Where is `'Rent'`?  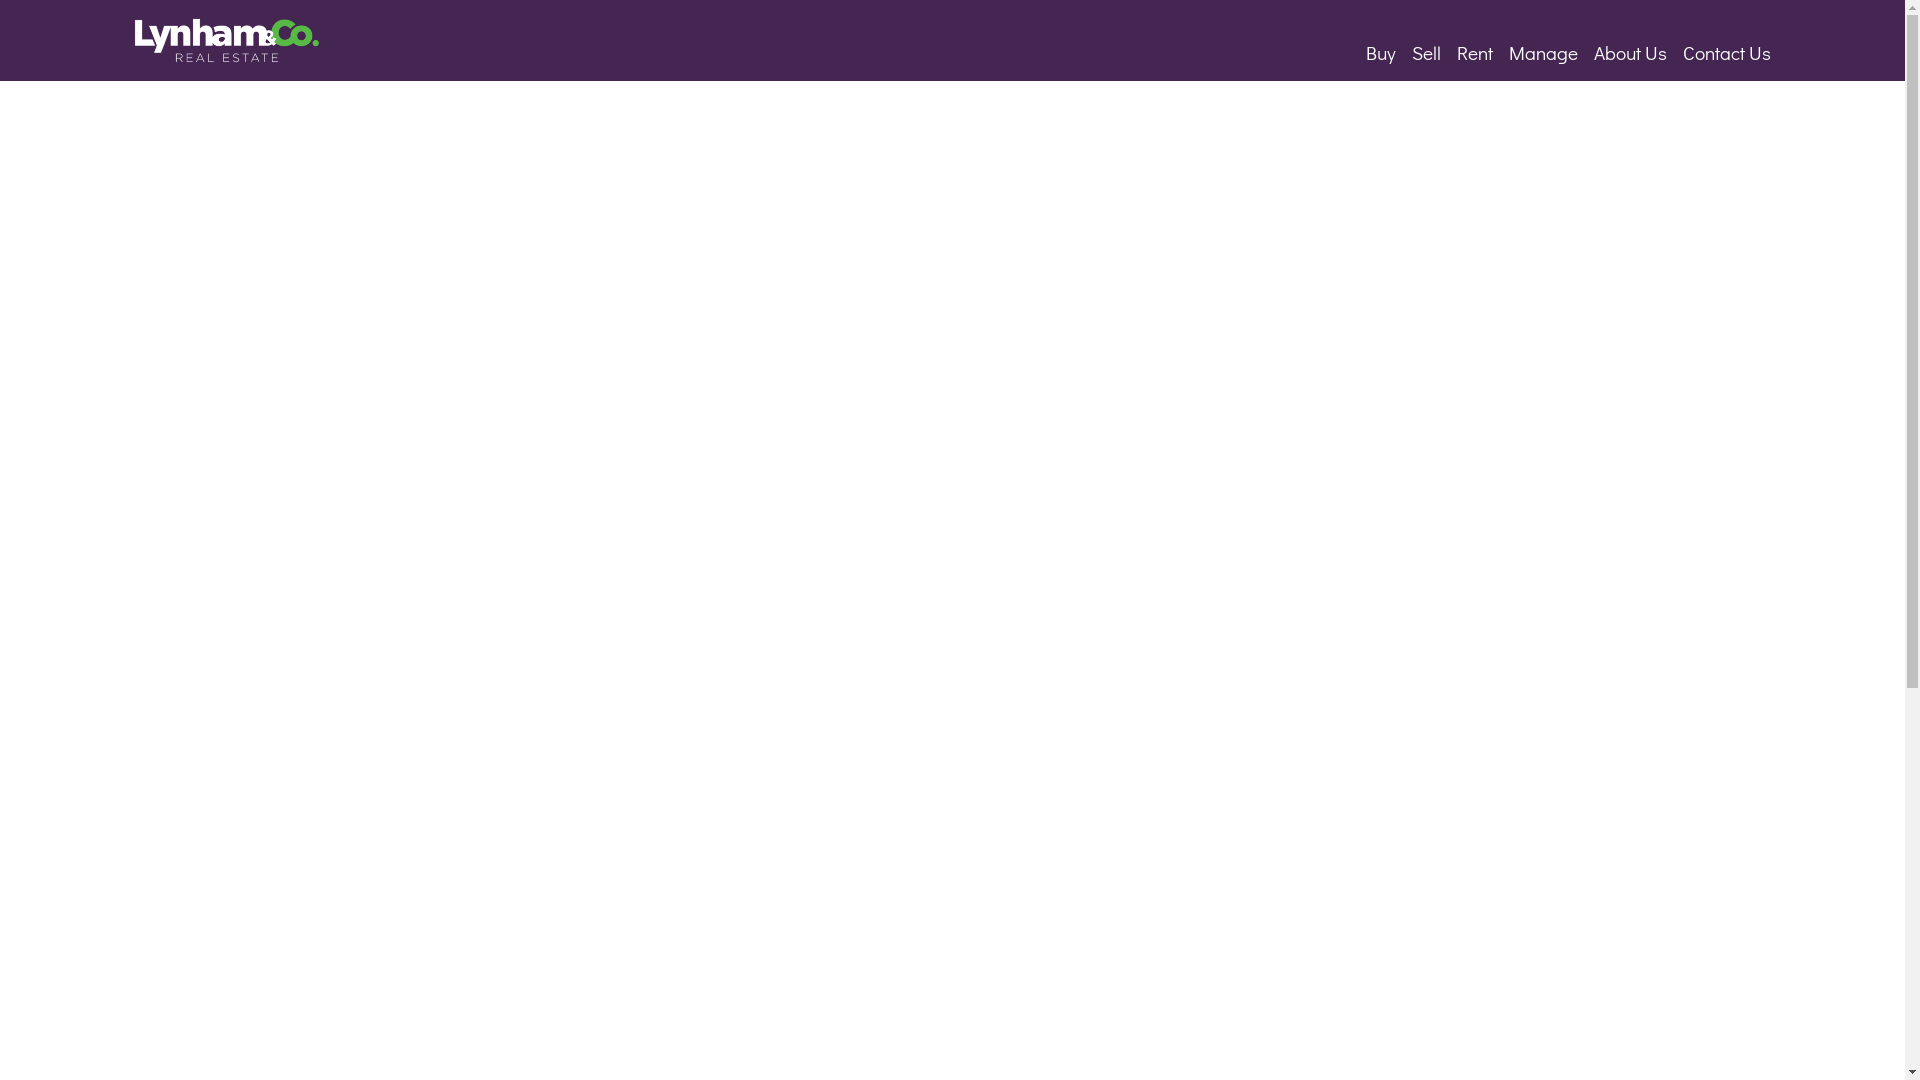 'Rent' is located at coordinates (1449, 51).